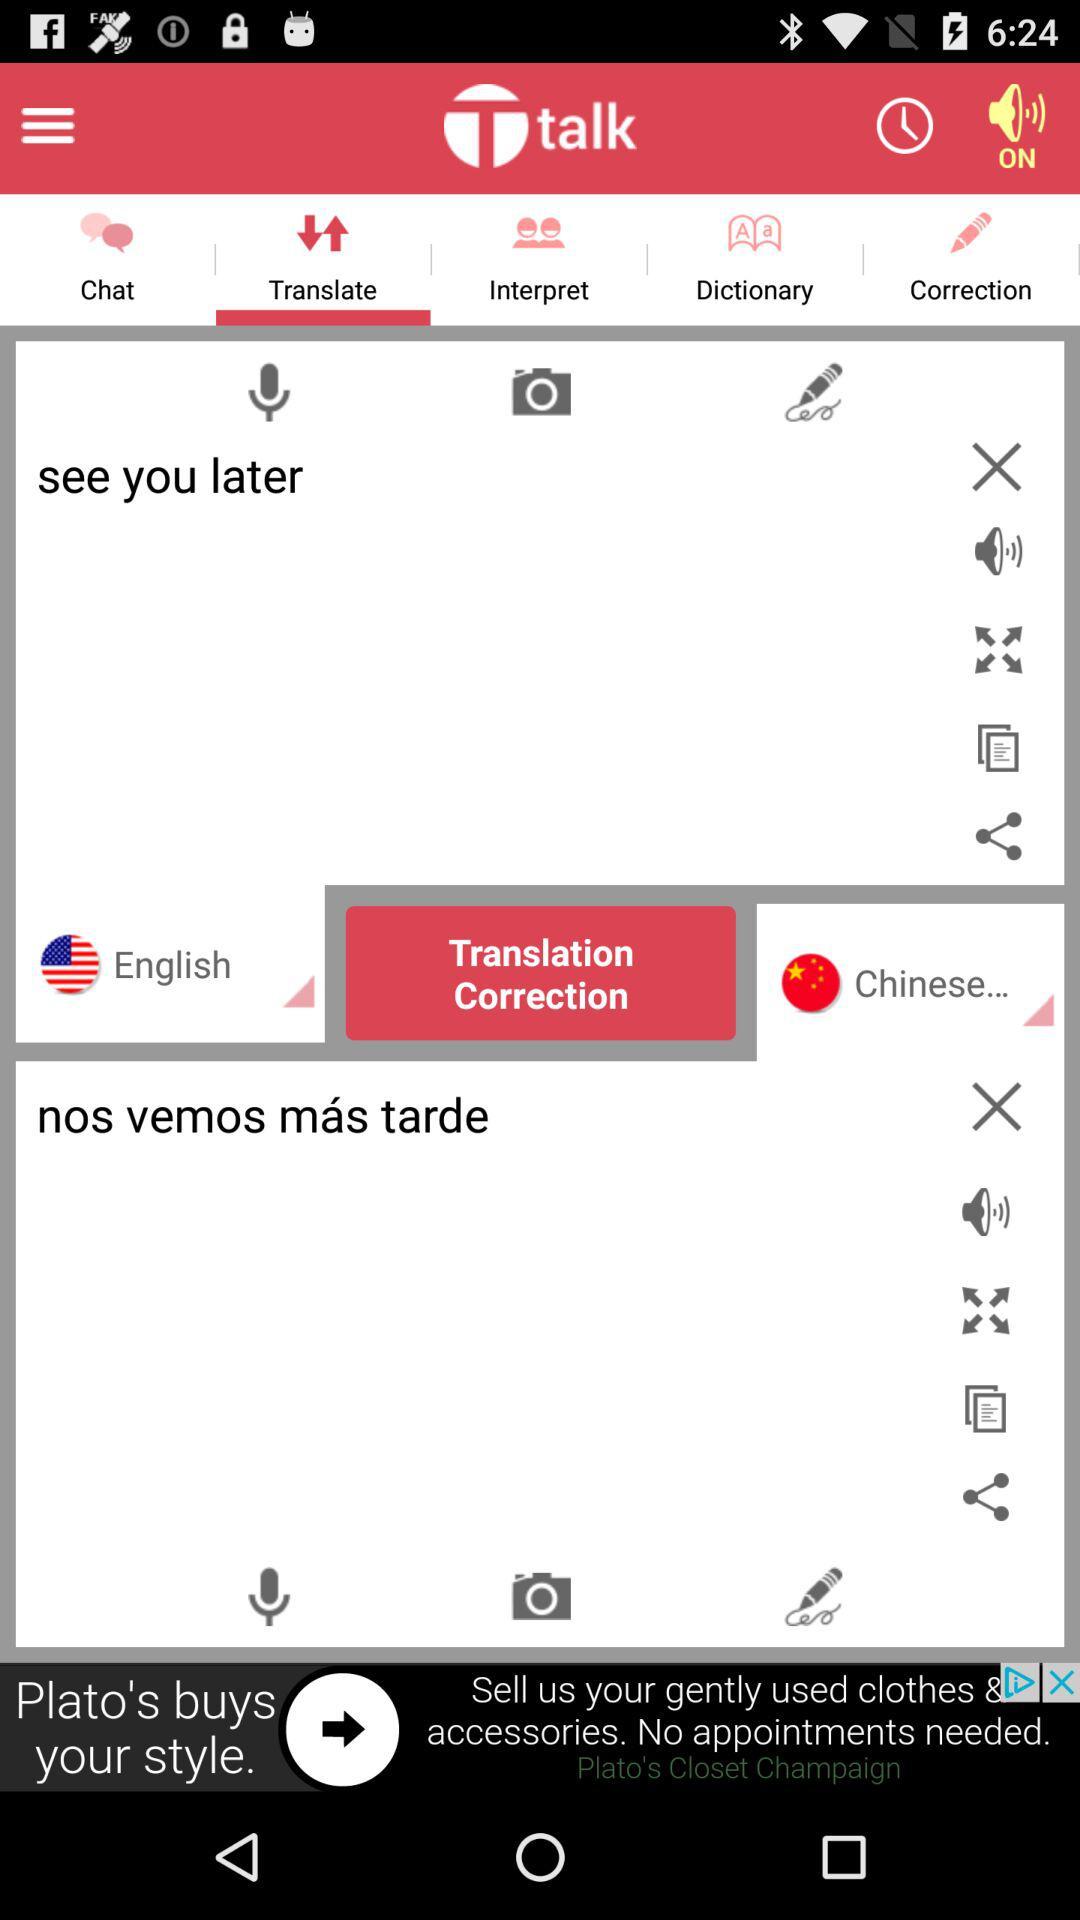 This screenshot has width=1080, height=1920. I want to click on the copy icon, so click(998, 788).